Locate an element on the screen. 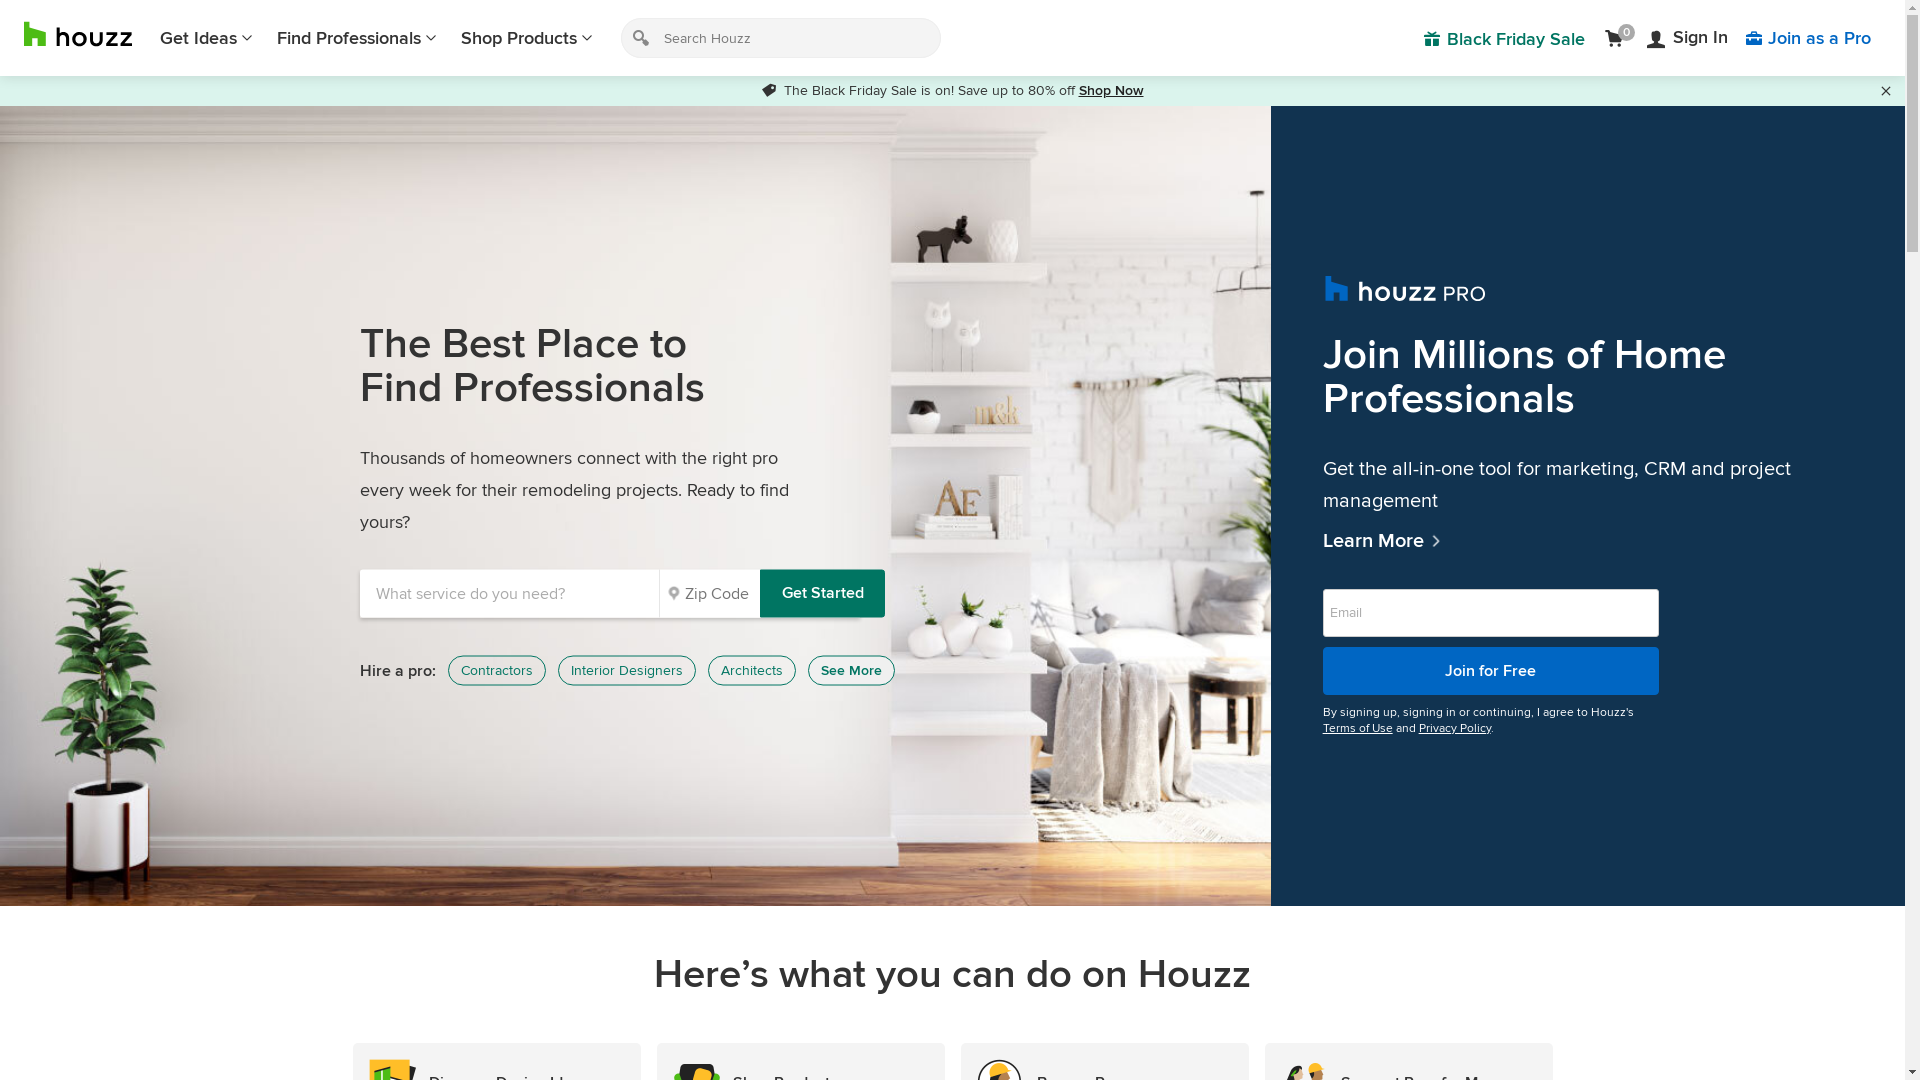  'Terms of Use' is located at coordinates (1358, 727).